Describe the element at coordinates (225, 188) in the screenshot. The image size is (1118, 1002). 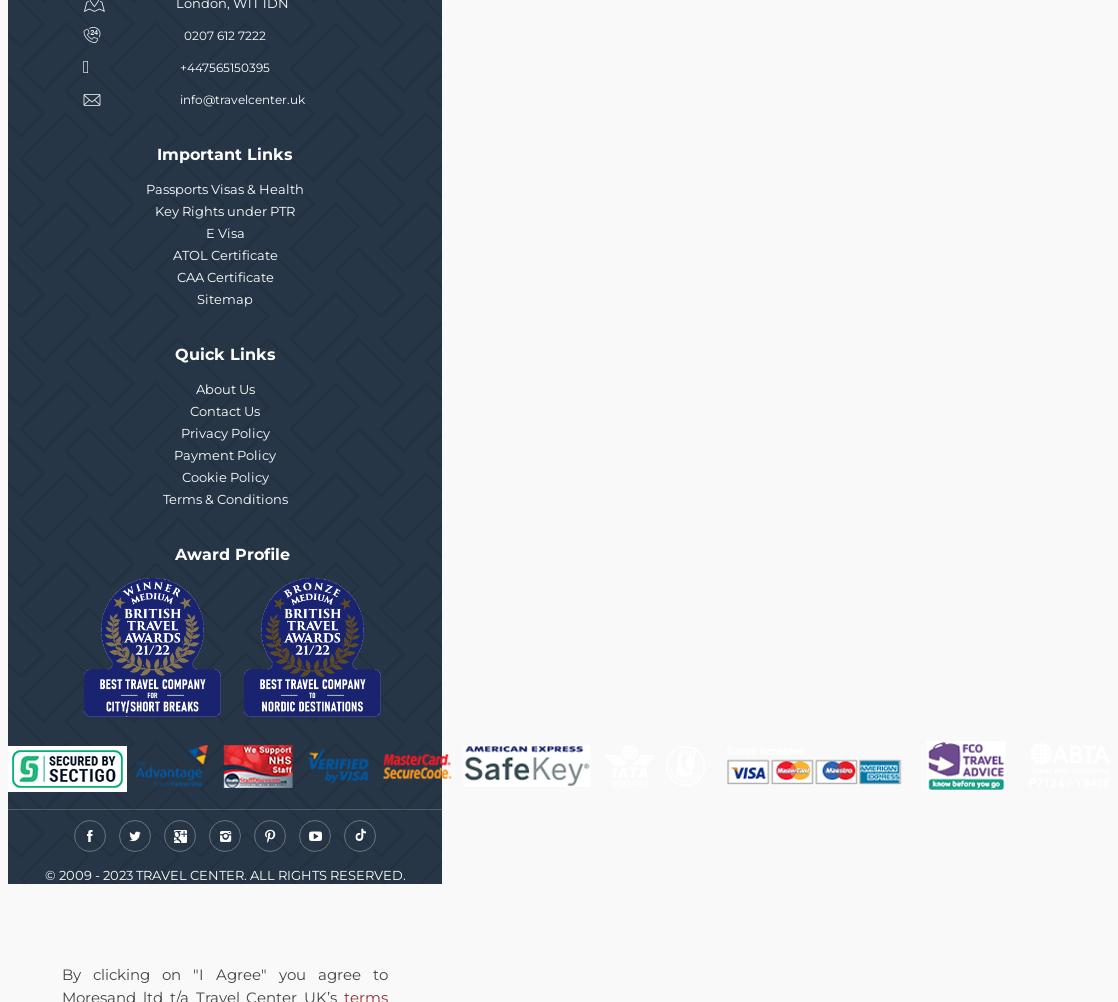
I see `'Passports Visas & Health'` at that location.